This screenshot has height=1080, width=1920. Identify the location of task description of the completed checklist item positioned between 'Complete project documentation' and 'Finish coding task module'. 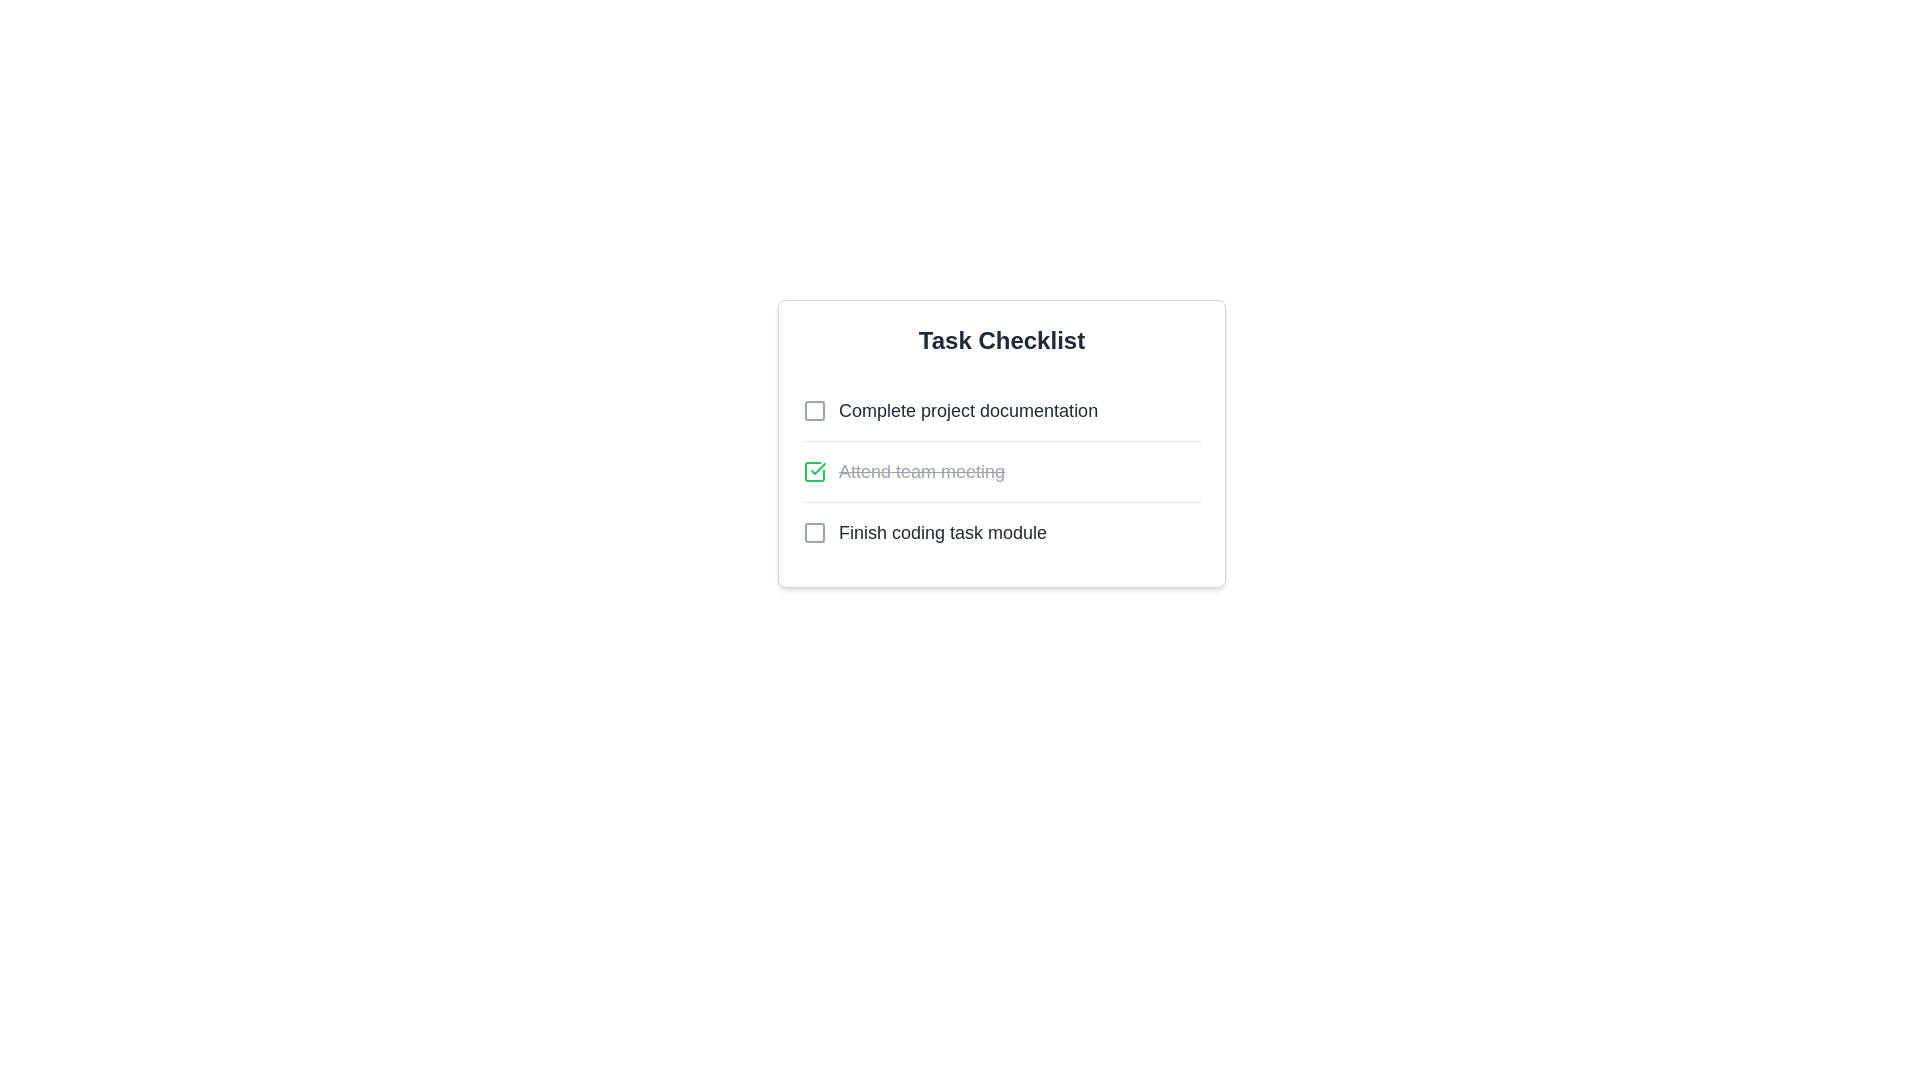
(1002, 471).